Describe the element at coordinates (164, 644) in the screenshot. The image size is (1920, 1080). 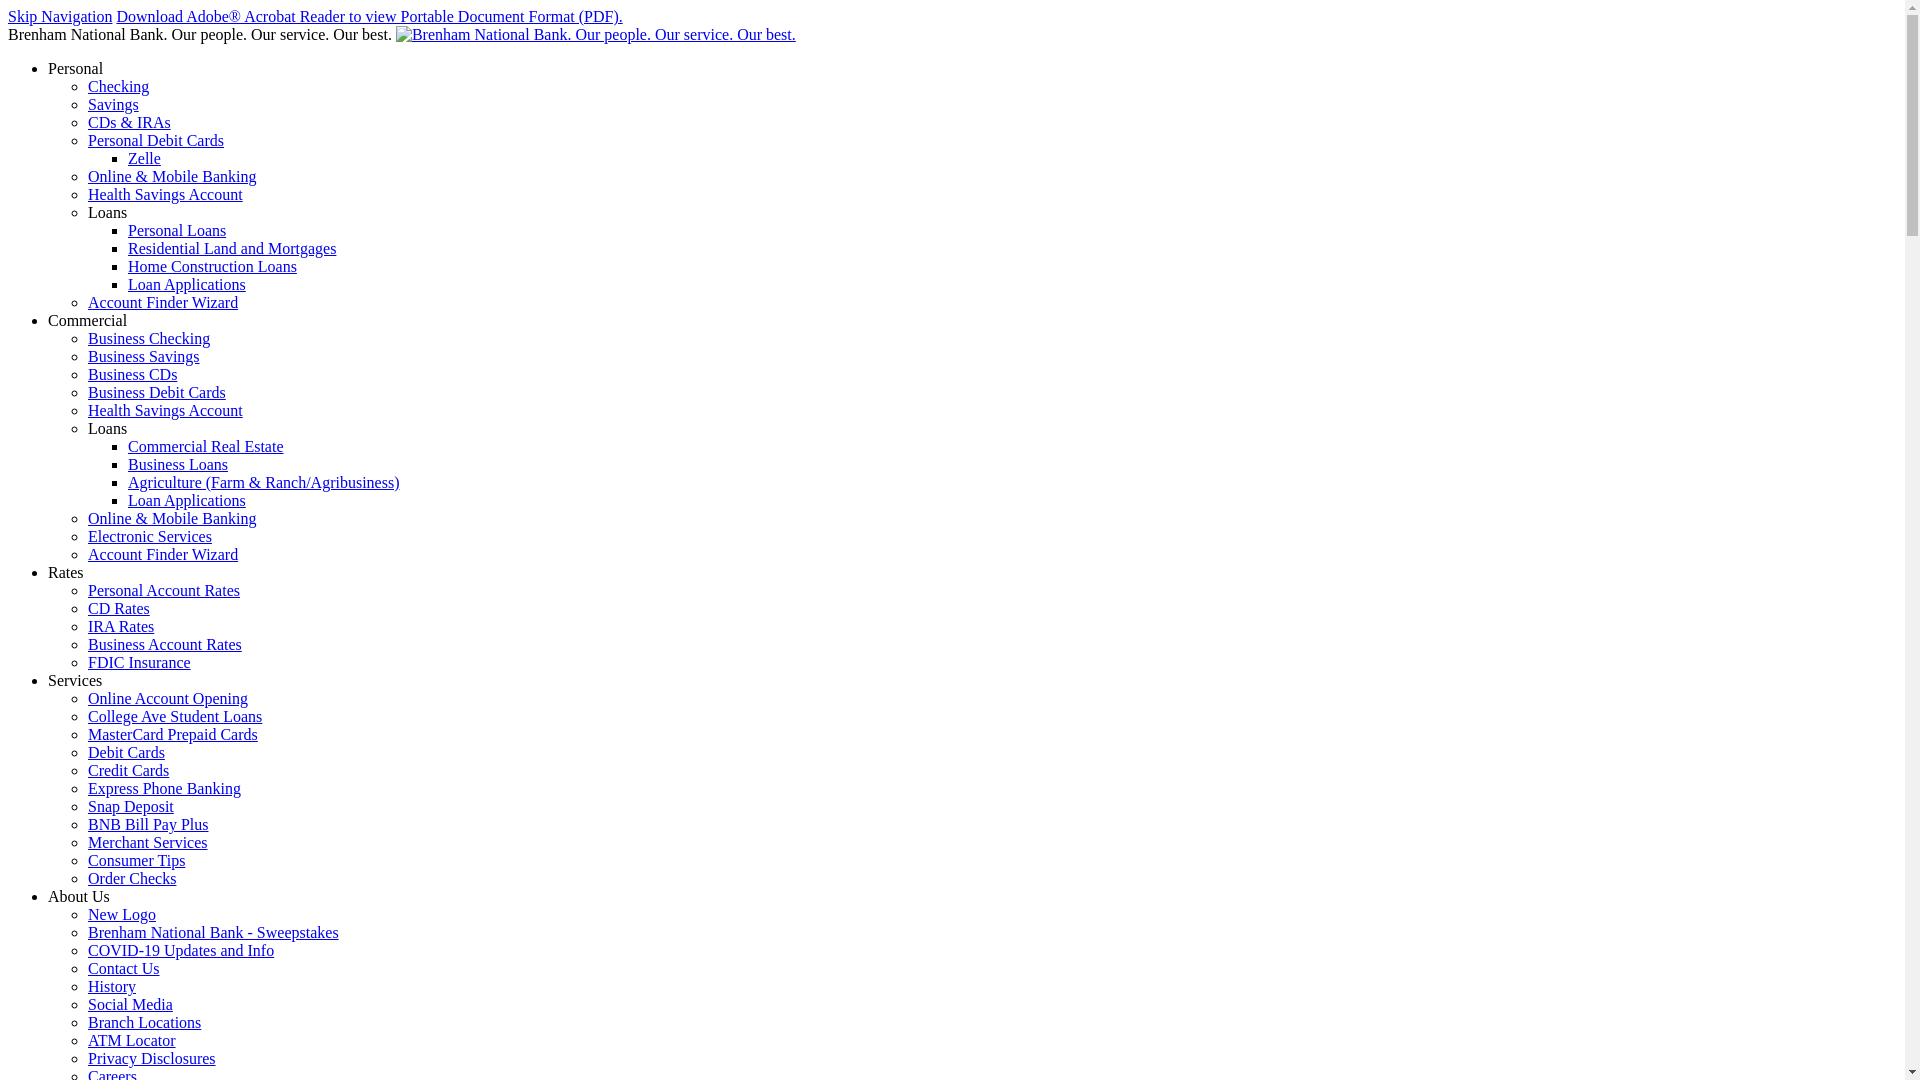
I see `'Business Account Rates'` at that location.